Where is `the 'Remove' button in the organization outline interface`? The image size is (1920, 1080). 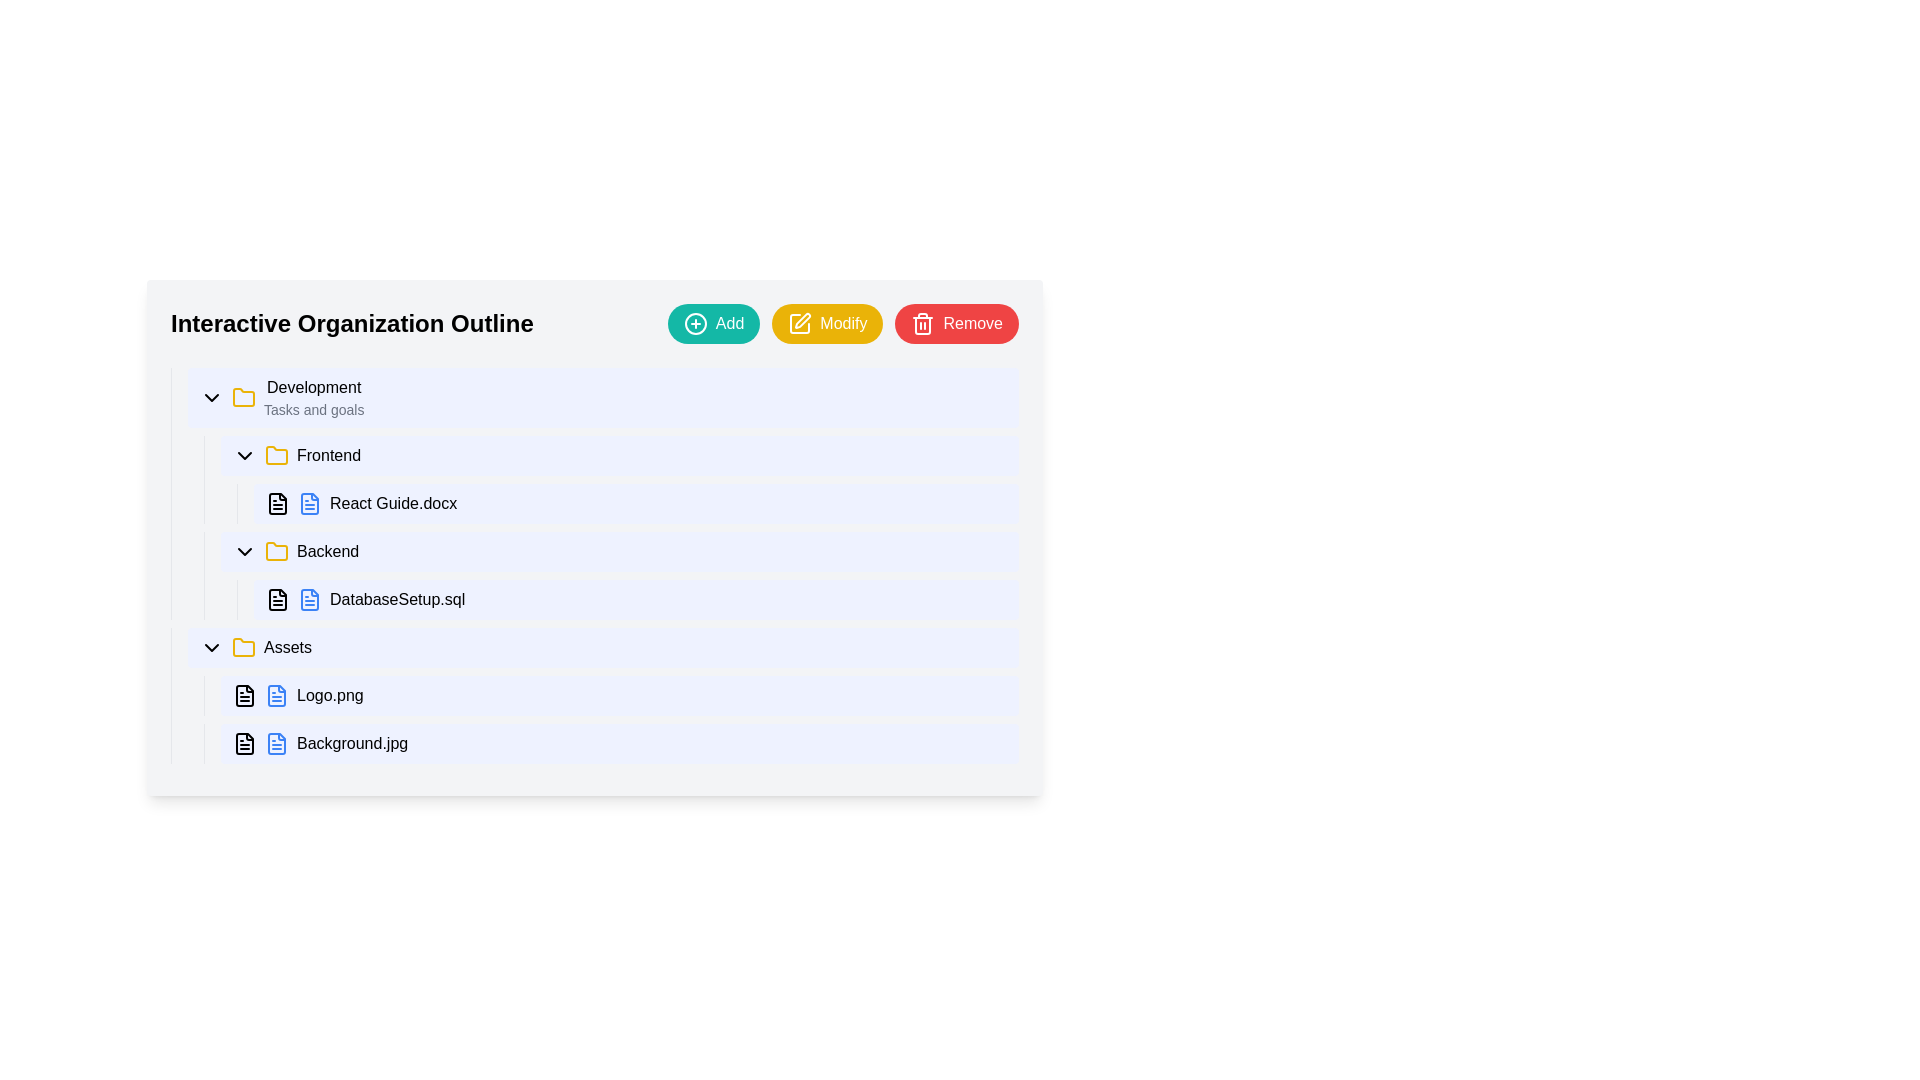 the 'Remove' button in the organization outline interface is located at coordinates (594, 323).